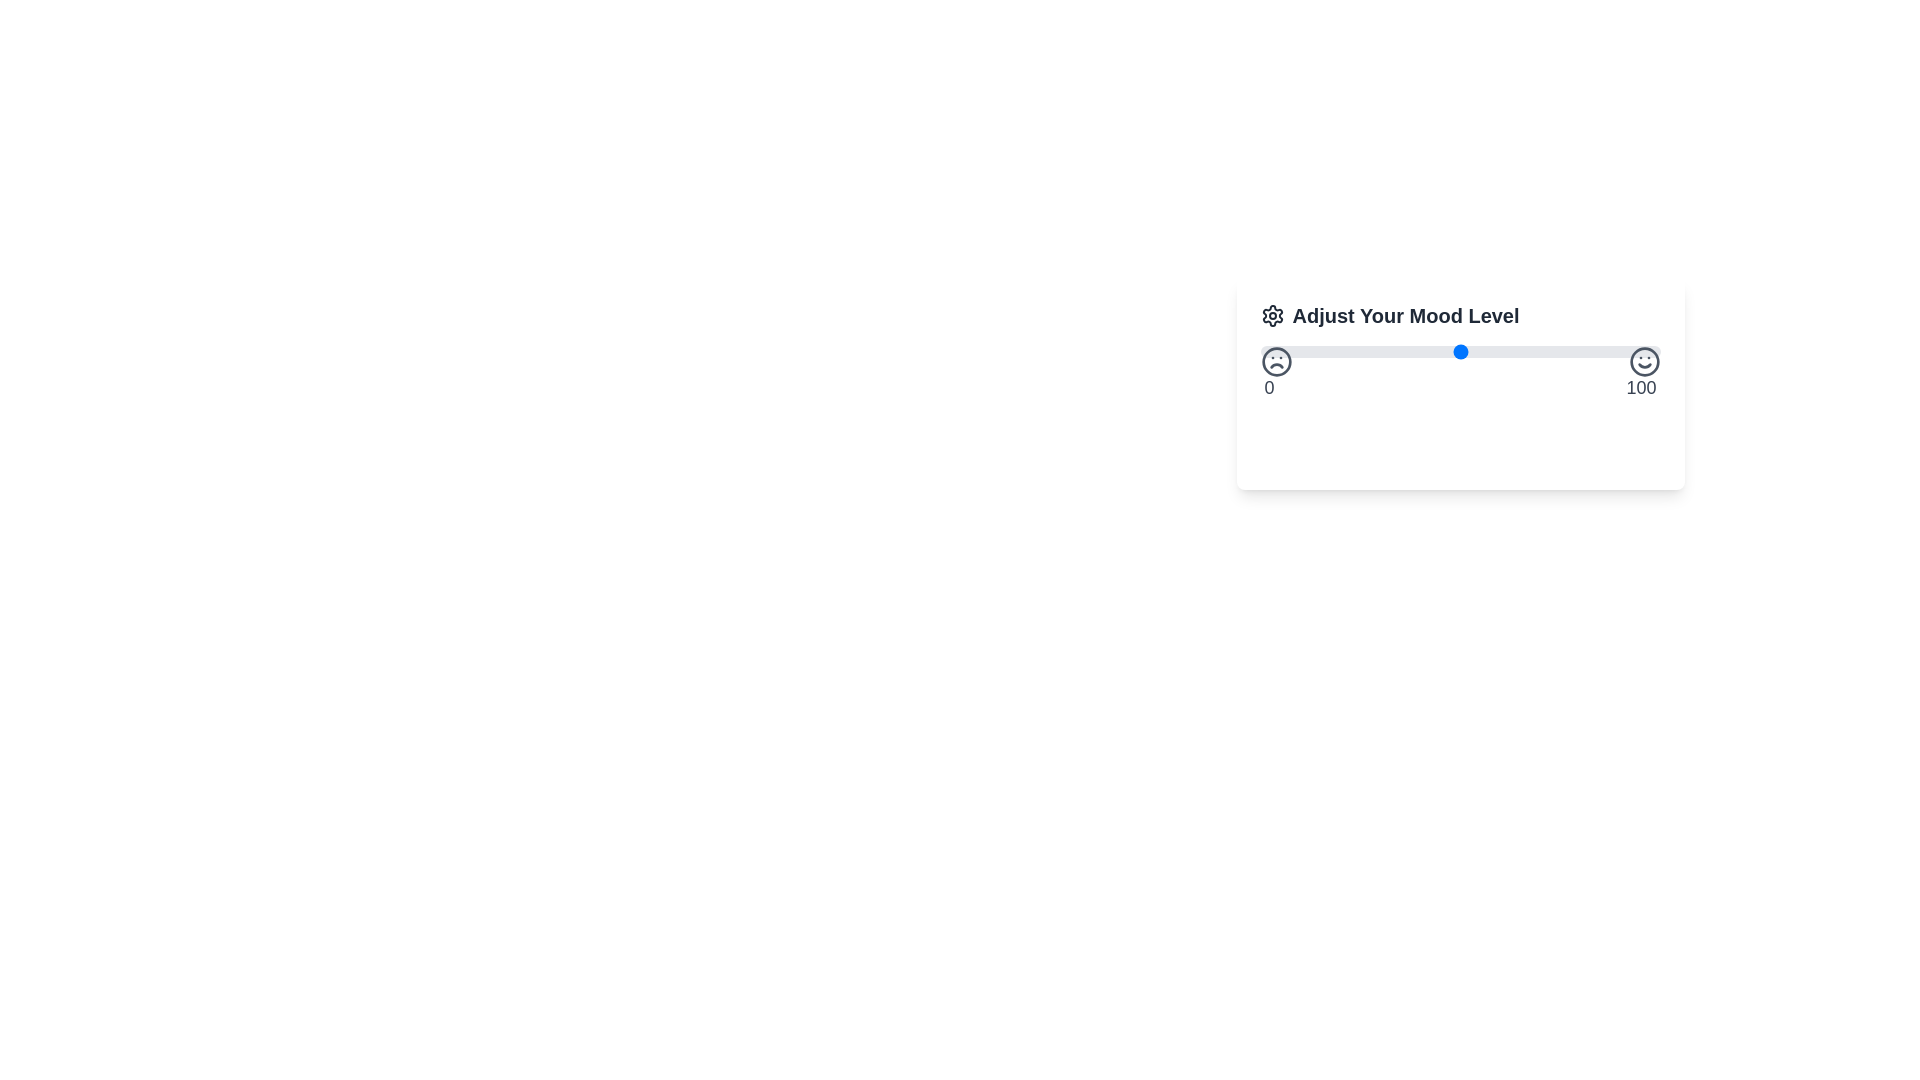 The image size is (1920, 1080). Describe the element at coordinates (1587, 350) in the screenshot. I see `mood level` at that location.